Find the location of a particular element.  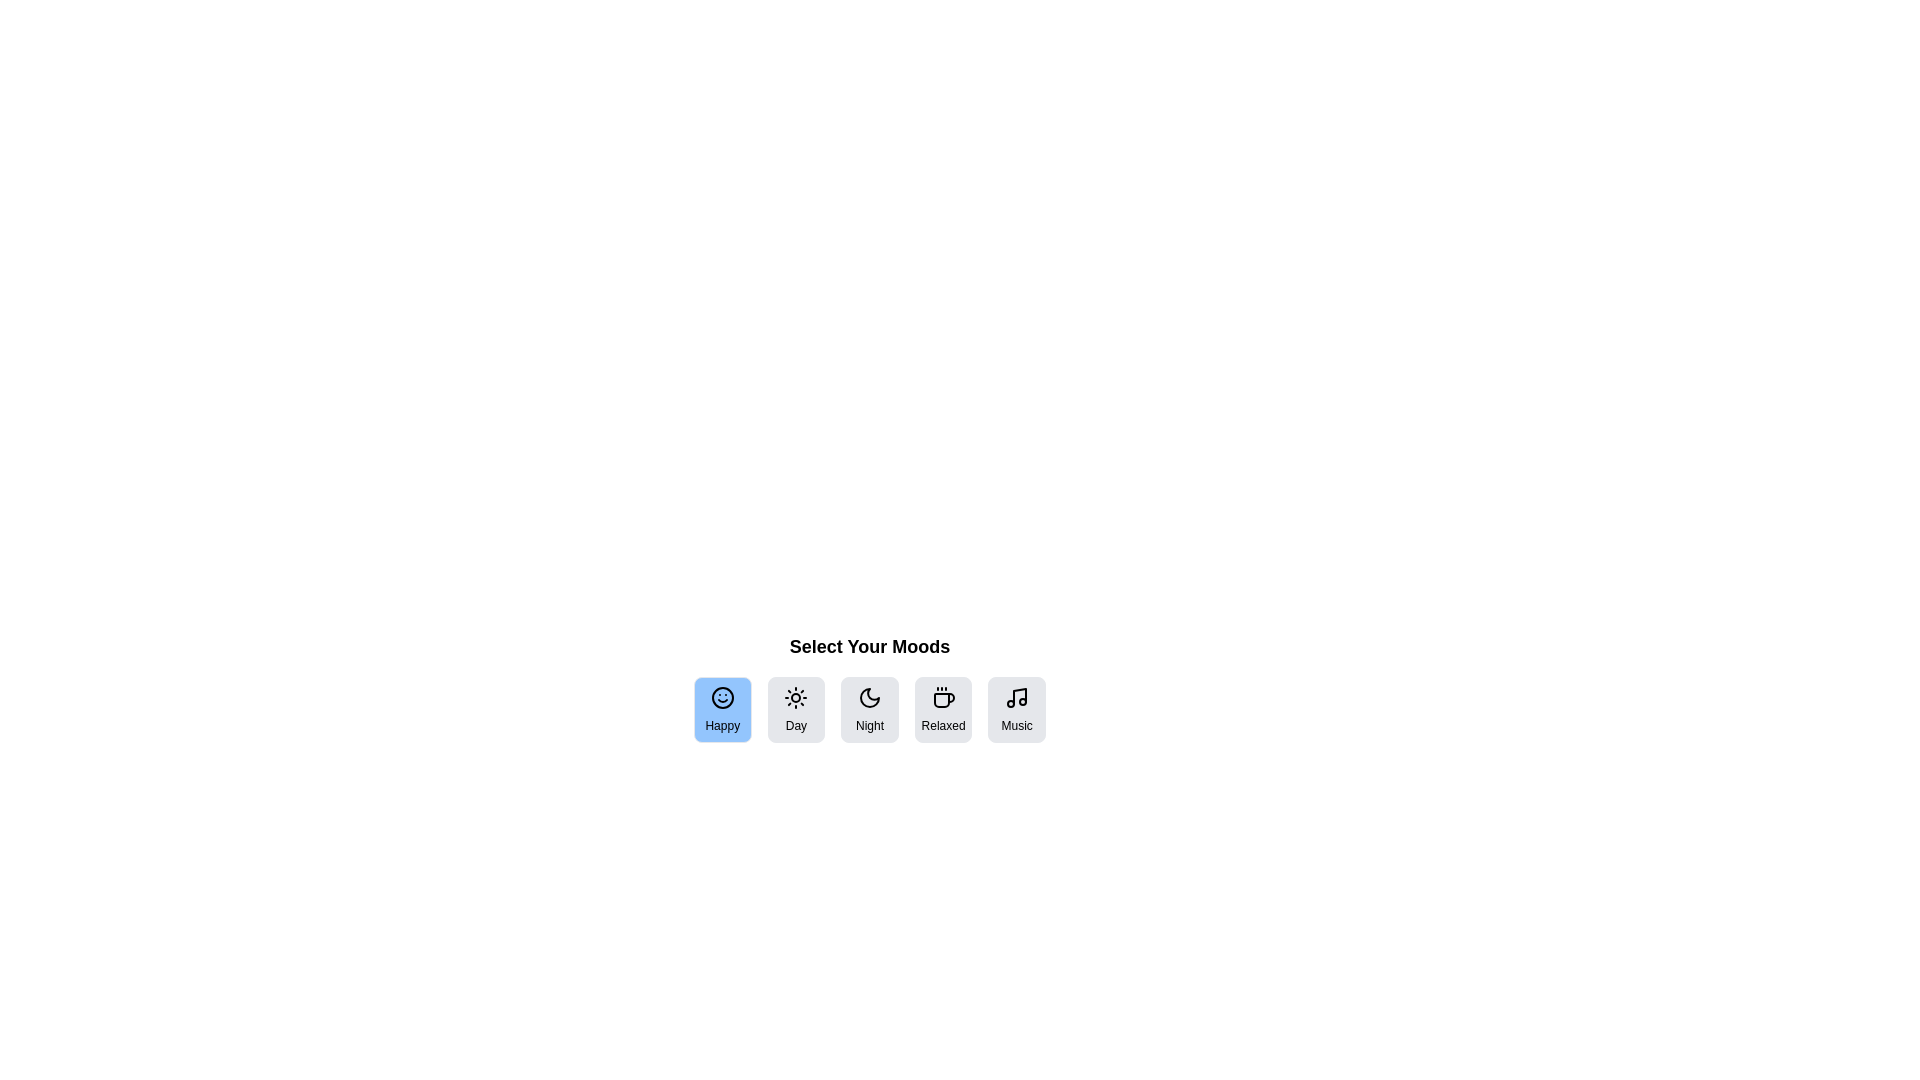

the 'Night' mood button located under the title 'Select Your Moods' is located at coordinates (869, 686).